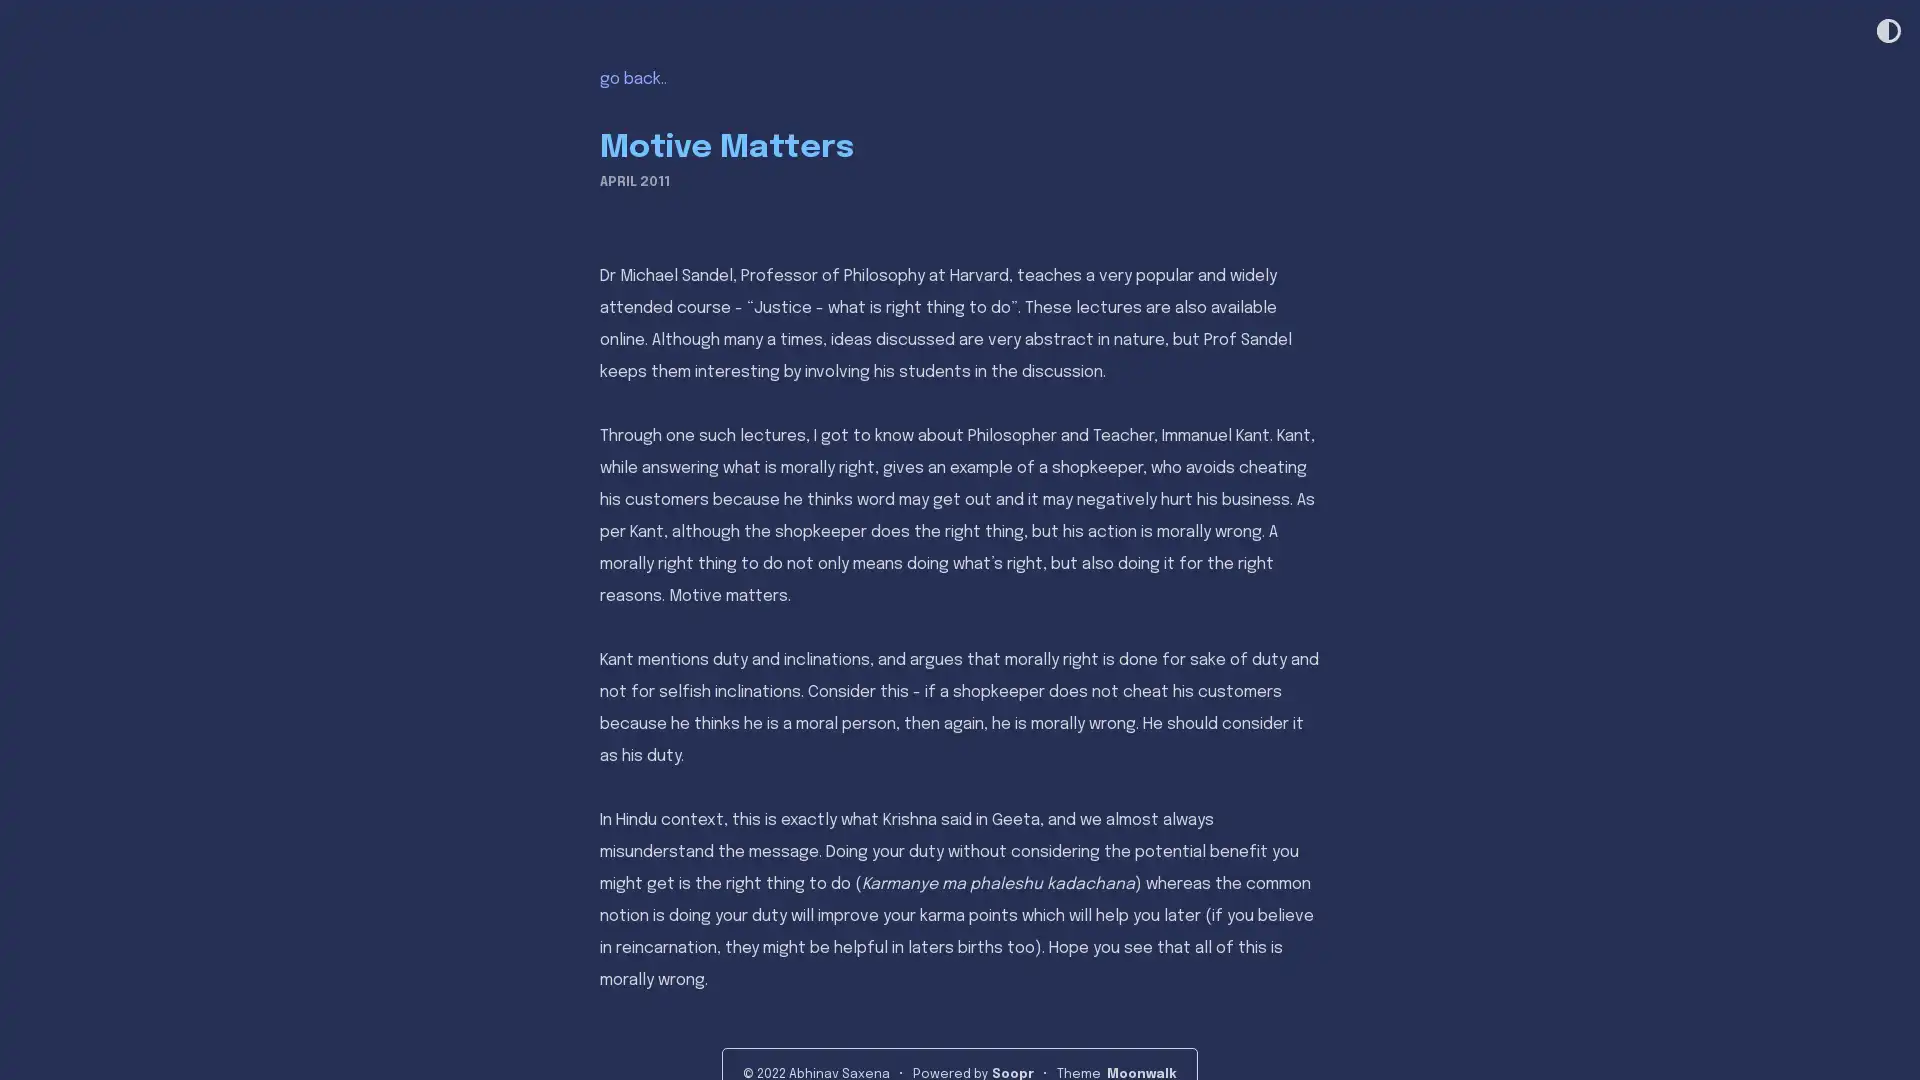 The width and height of the screenshot is (1920, 1080). I want to click on Toggle Theme, so click(1886, 32).